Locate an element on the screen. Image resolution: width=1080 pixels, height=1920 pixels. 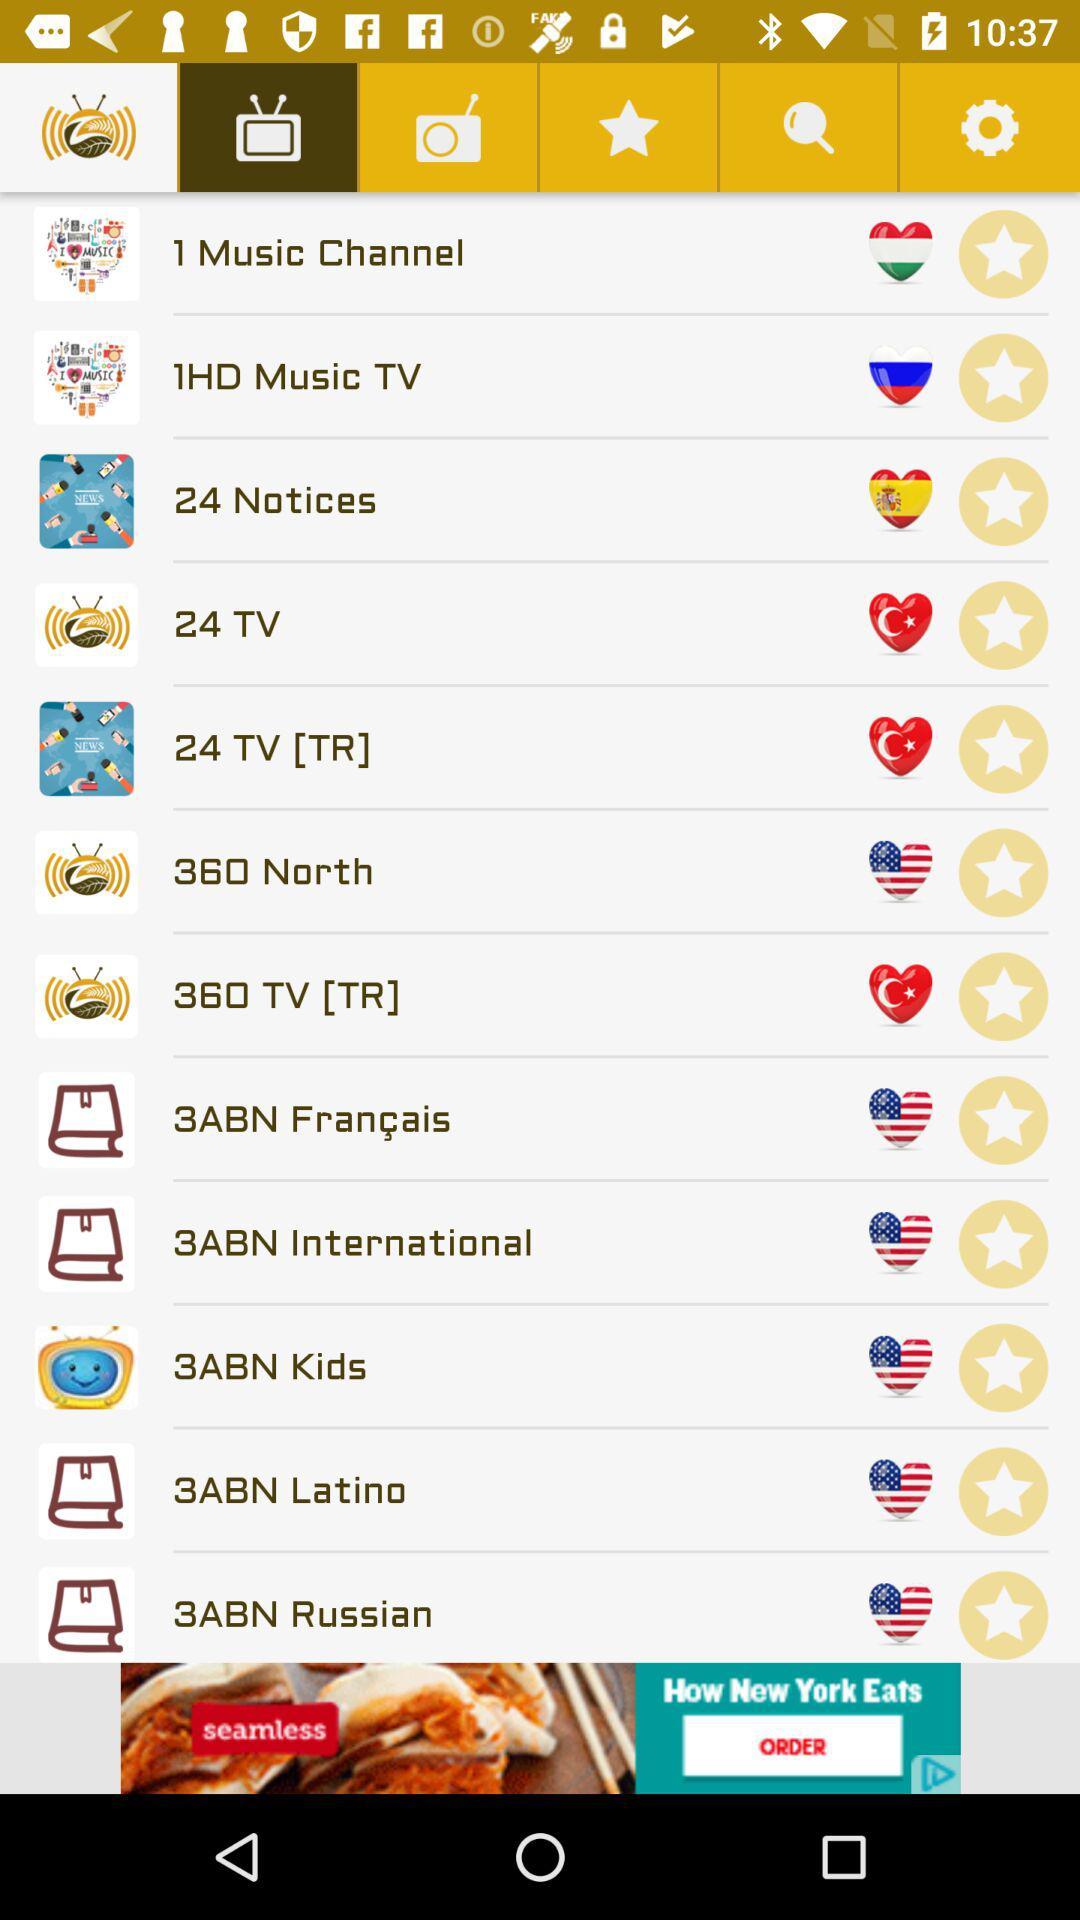
open advertisement is located at coordinates (540, 1727).